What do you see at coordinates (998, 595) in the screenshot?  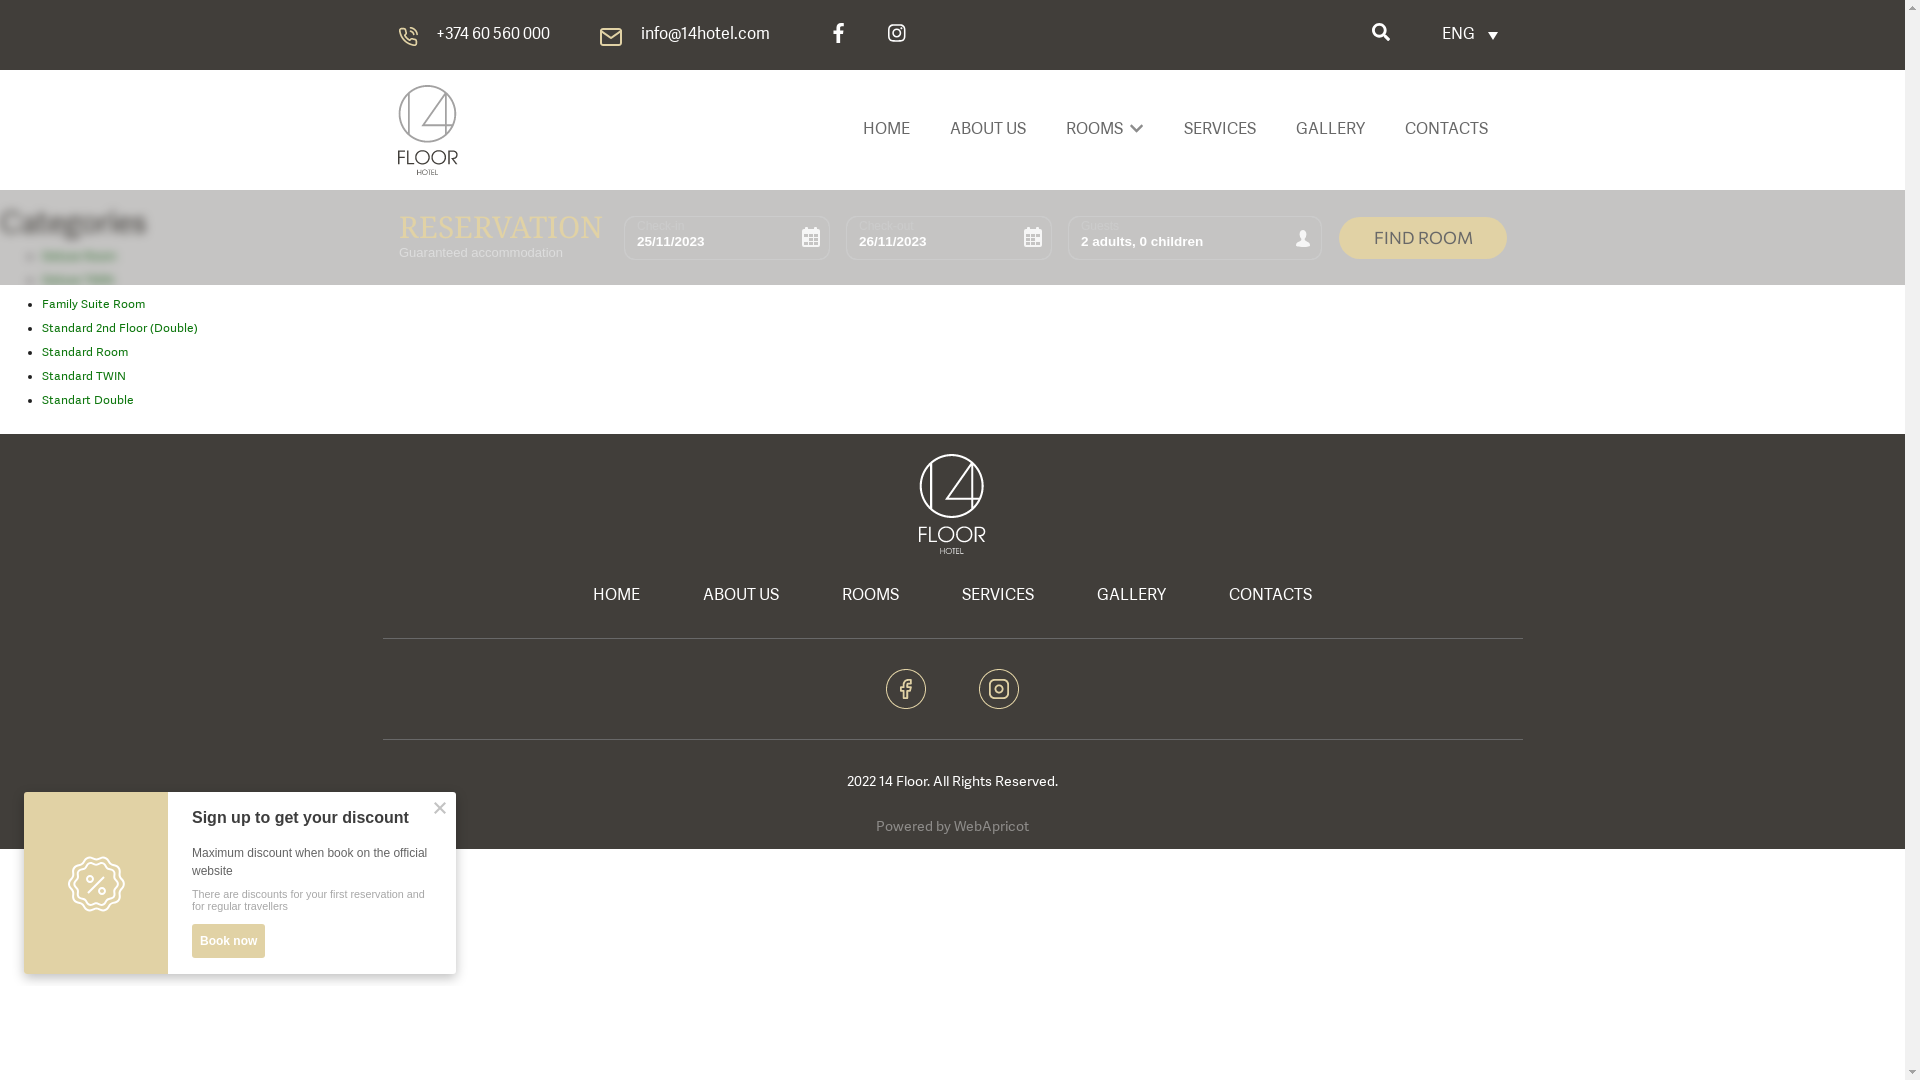 I see `'SERVICES'` at bounding box center [998, 595].